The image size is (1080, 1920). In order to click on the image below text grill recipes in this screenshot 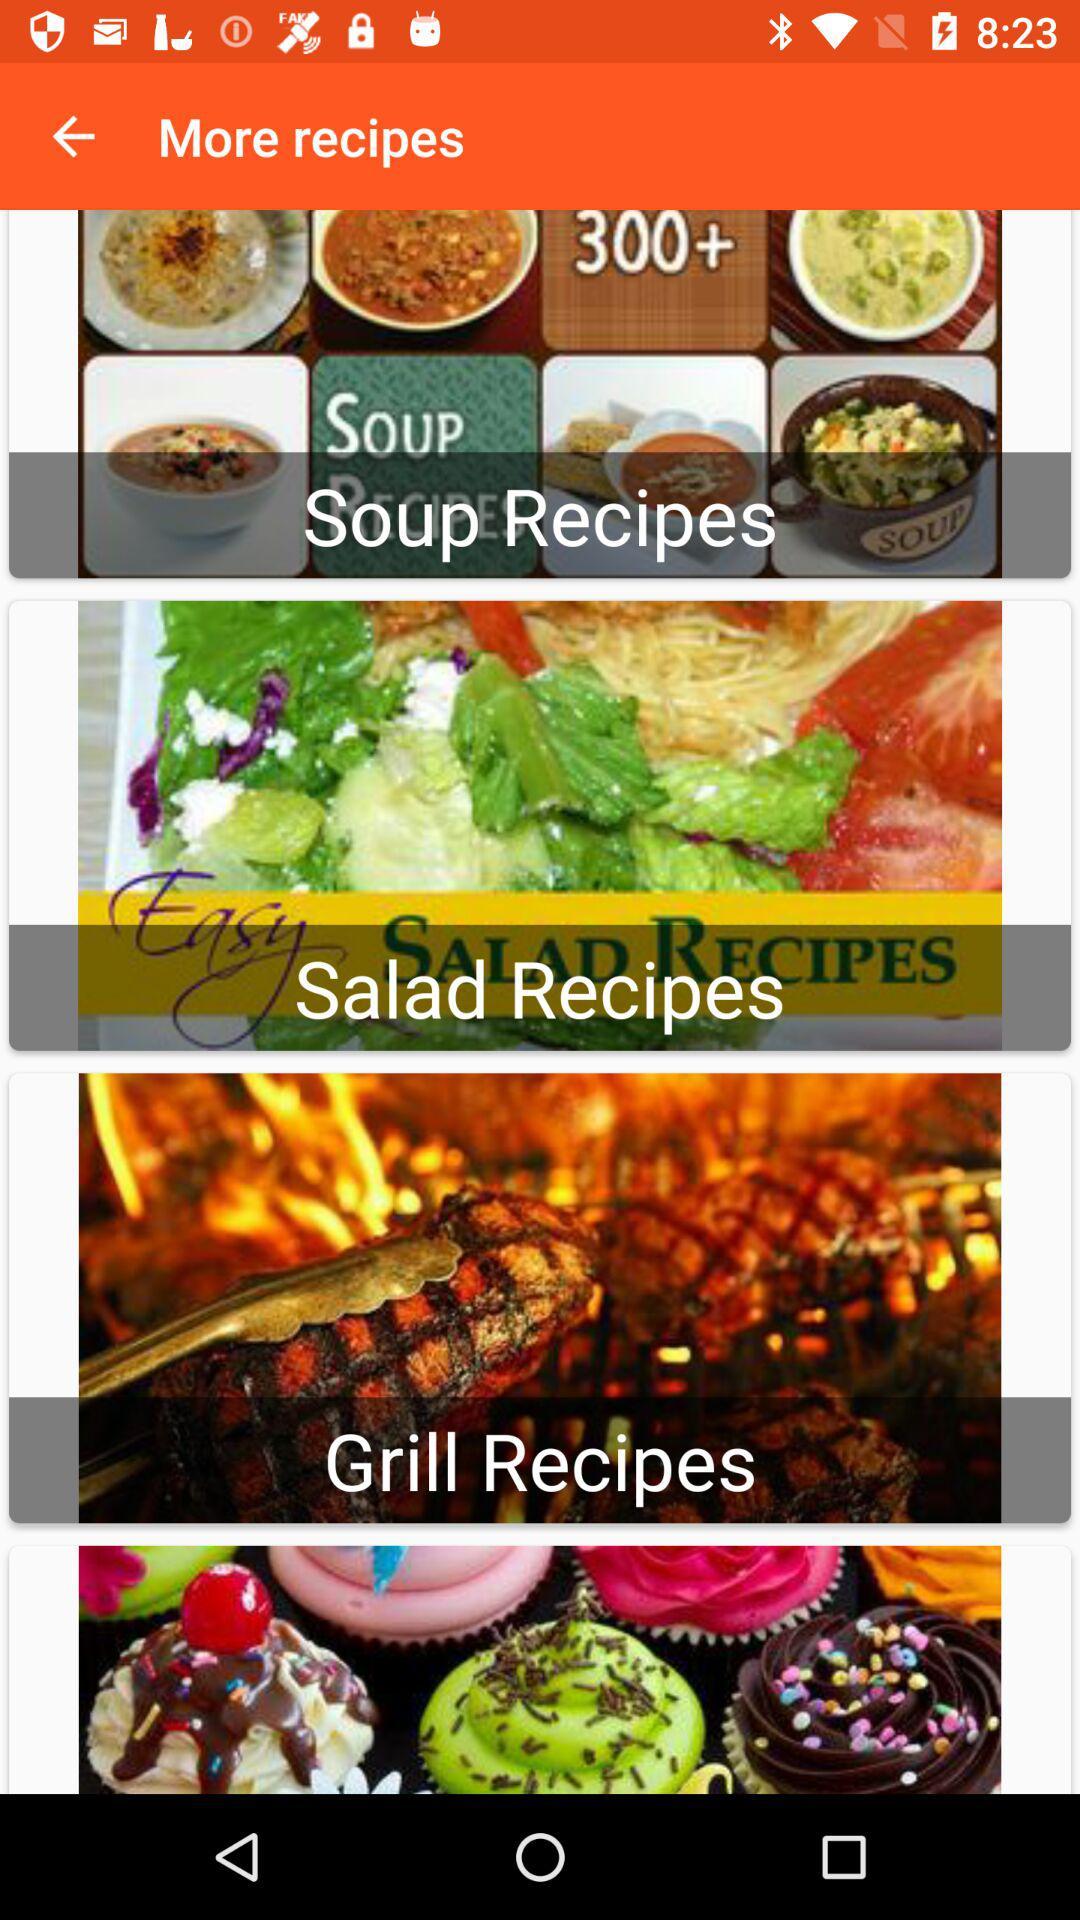, I will do `click(540, 1670)`.